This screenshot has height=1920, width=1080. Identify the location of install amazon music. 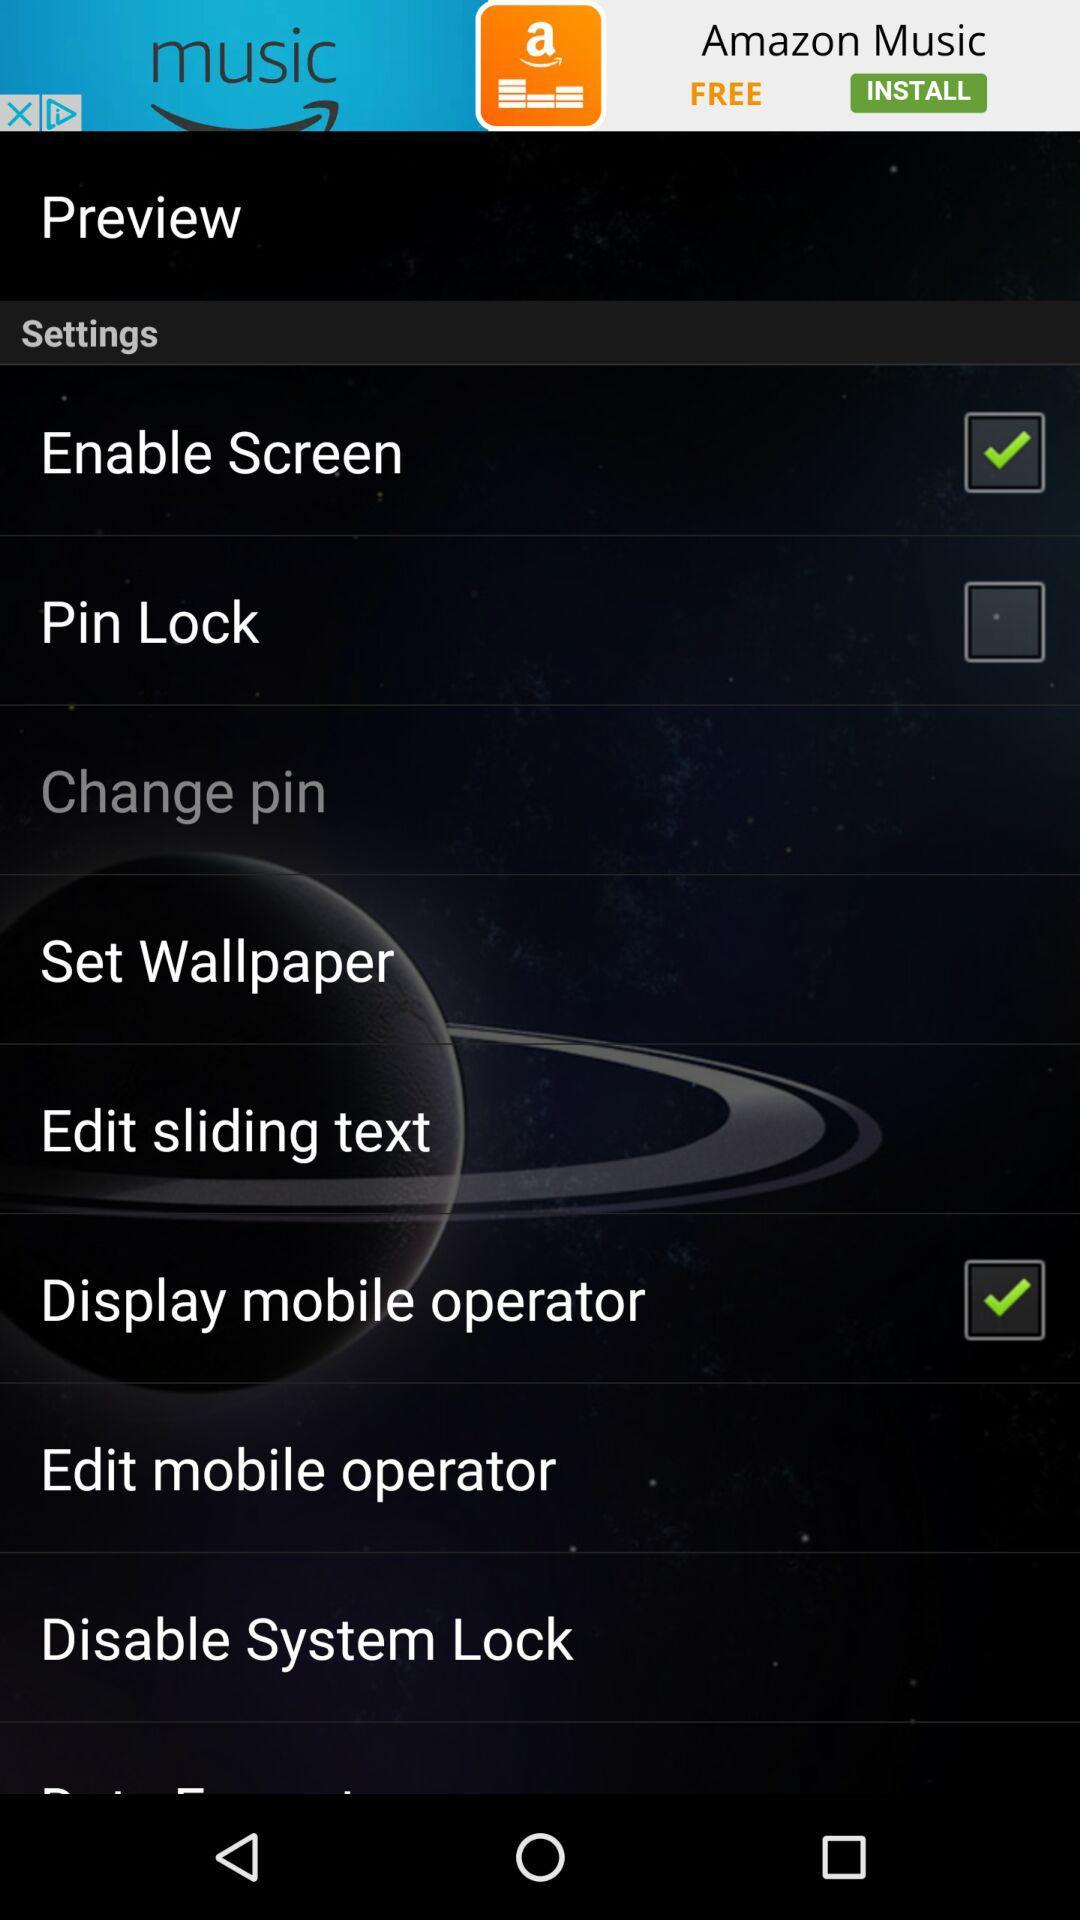
(540, 65).